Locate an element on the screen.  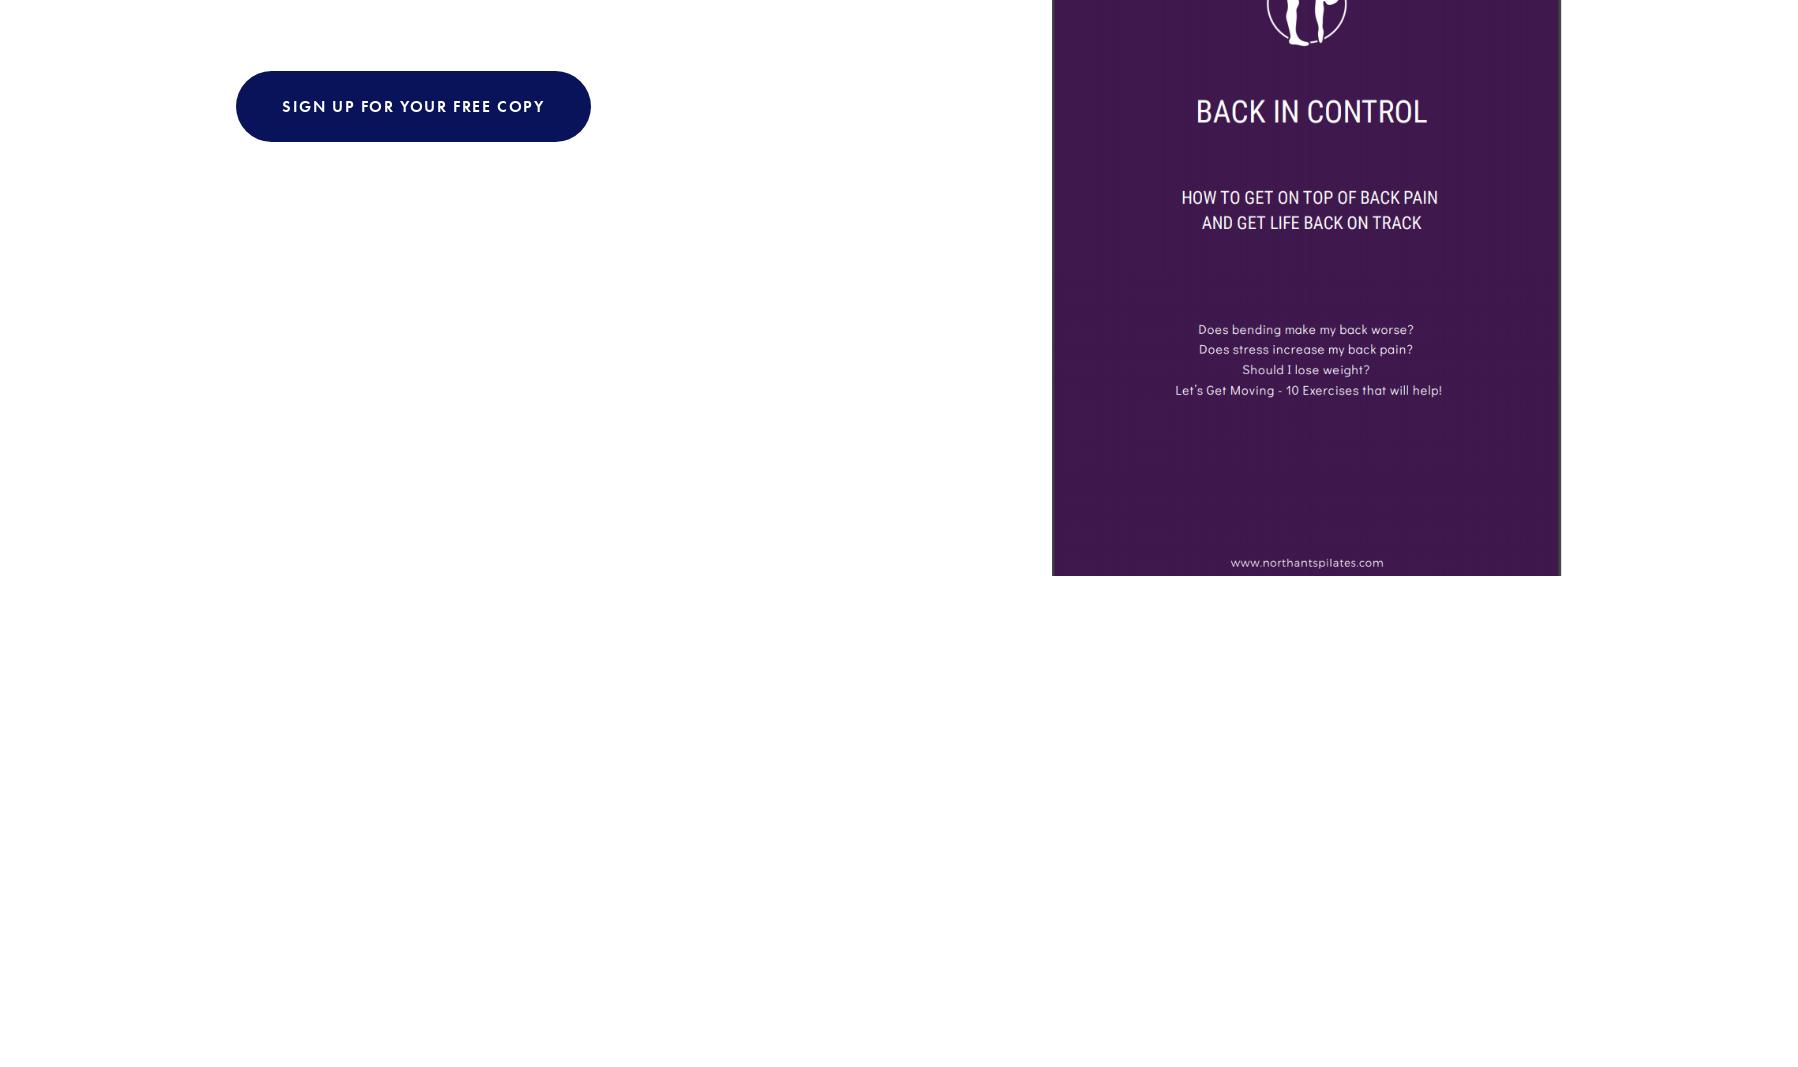
'about back pain which could keep you from recovering in the long term.' is located at coordinates (669, 356).